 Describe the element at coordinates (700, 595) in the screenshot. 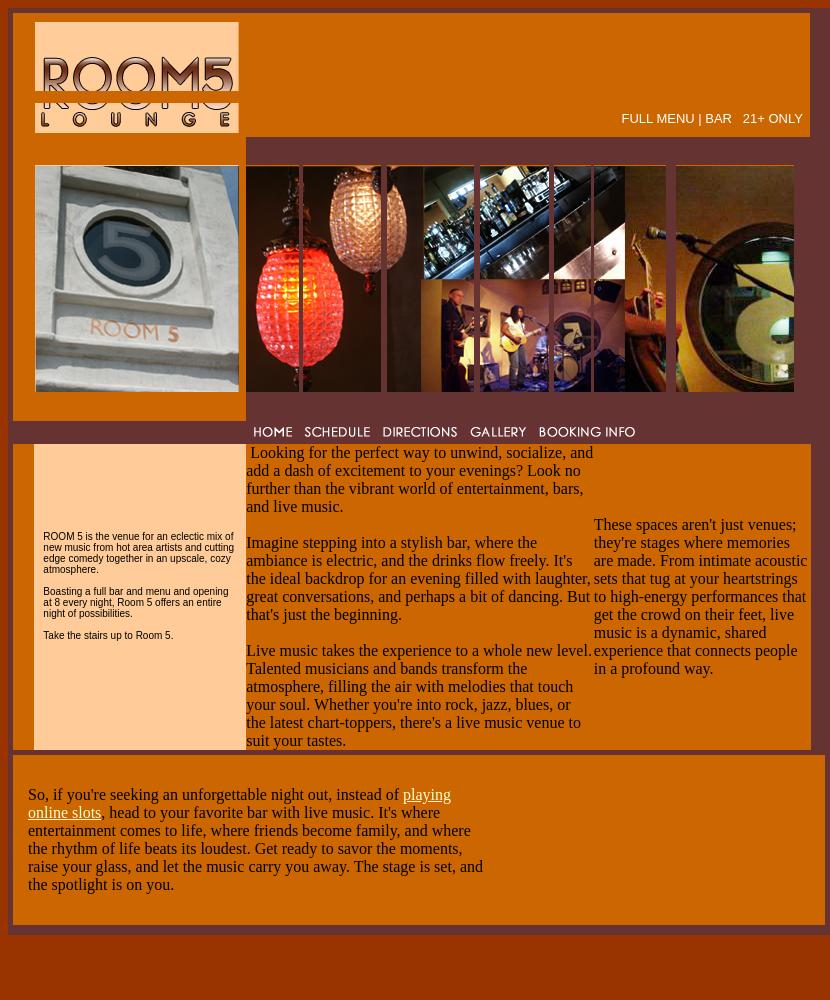

I see `'These spaces aren't just venues; they're stages where memories are made. From intimate acoustic sets that tug at your heartstrings to high-energy performances that get the crowd on their feet, live music is a dynamic, shared experience that connects people in a profound way.'` at that location.